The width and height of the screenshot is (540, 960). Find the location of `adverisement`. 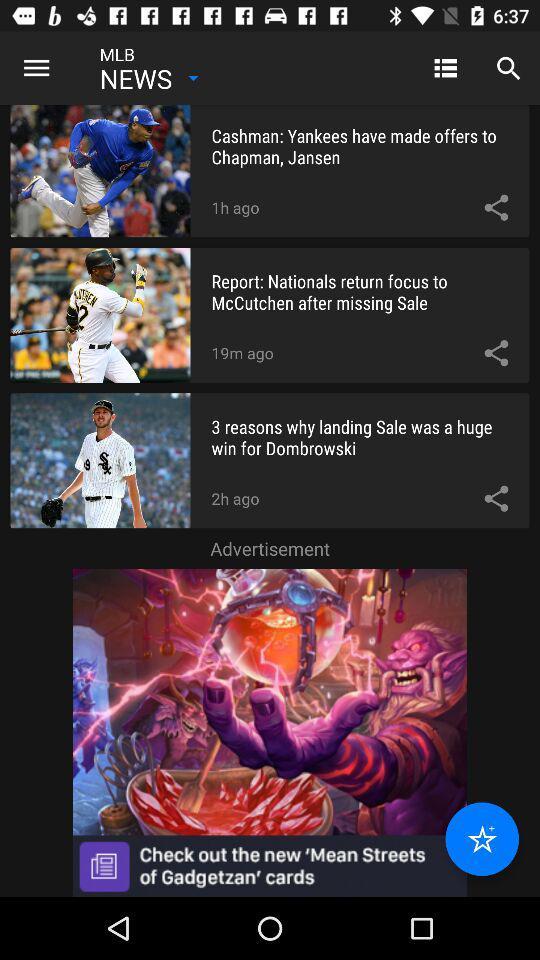

adverisement is located at coordinates (270, 731).